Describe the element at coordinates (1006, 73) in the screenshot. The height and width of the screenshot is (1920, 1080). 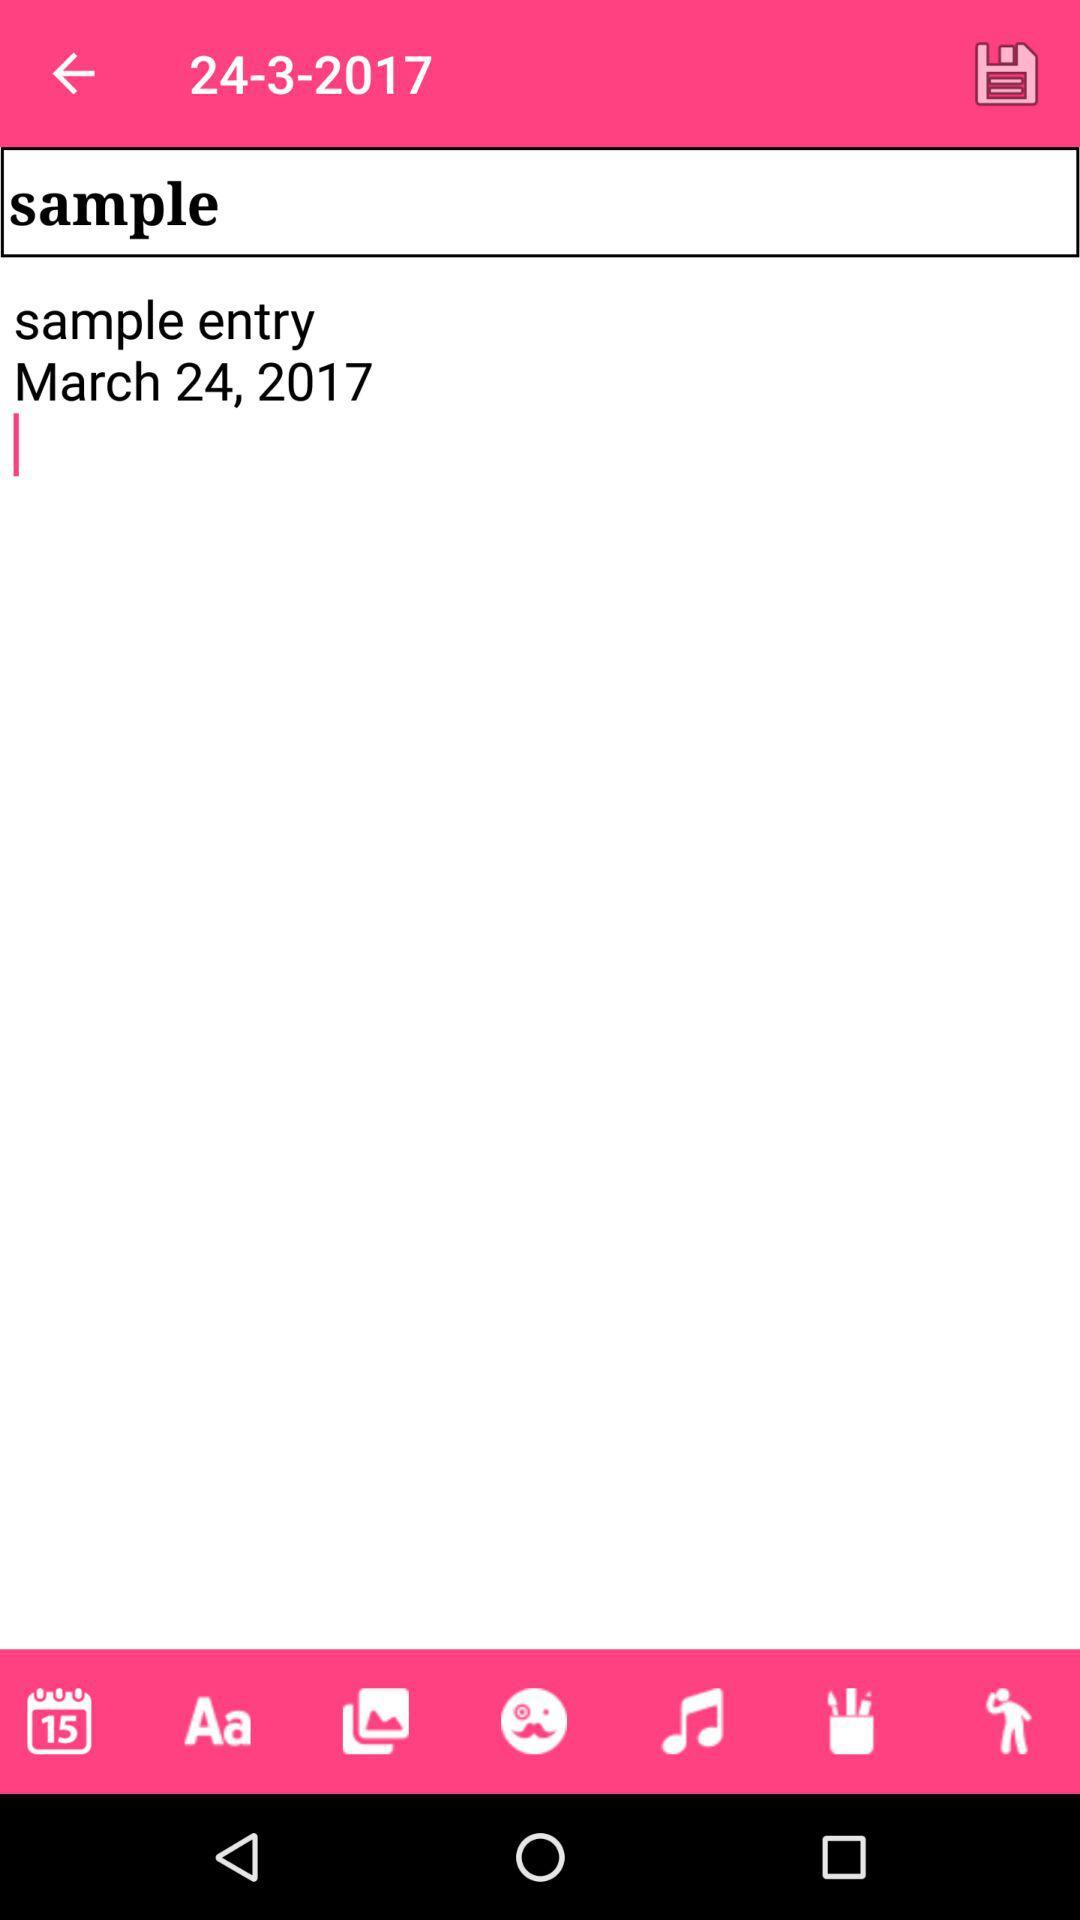
I see `the icon next to 24-3-2017 app` at that location.